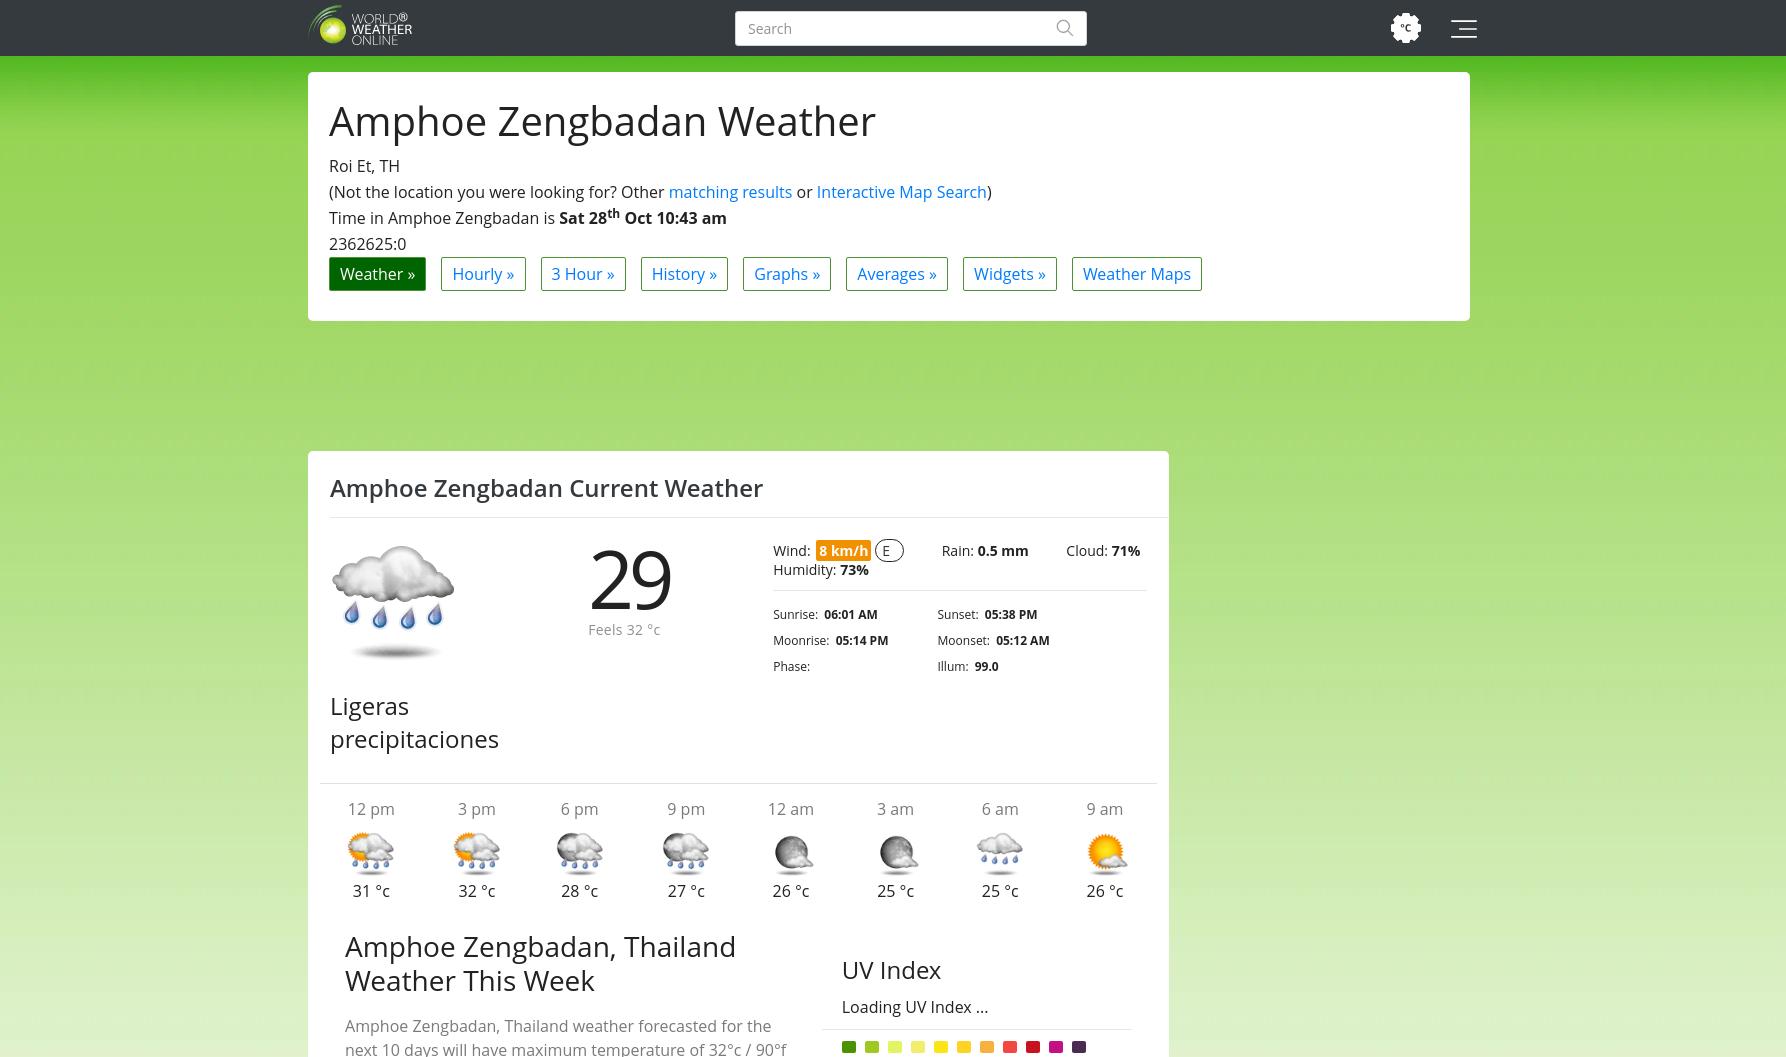 Image resolution: width=1786 pixels, height=1057 pixels. Describe the element at coordinates (684, 272) in the screenshot. I see `'History »'` at that location.